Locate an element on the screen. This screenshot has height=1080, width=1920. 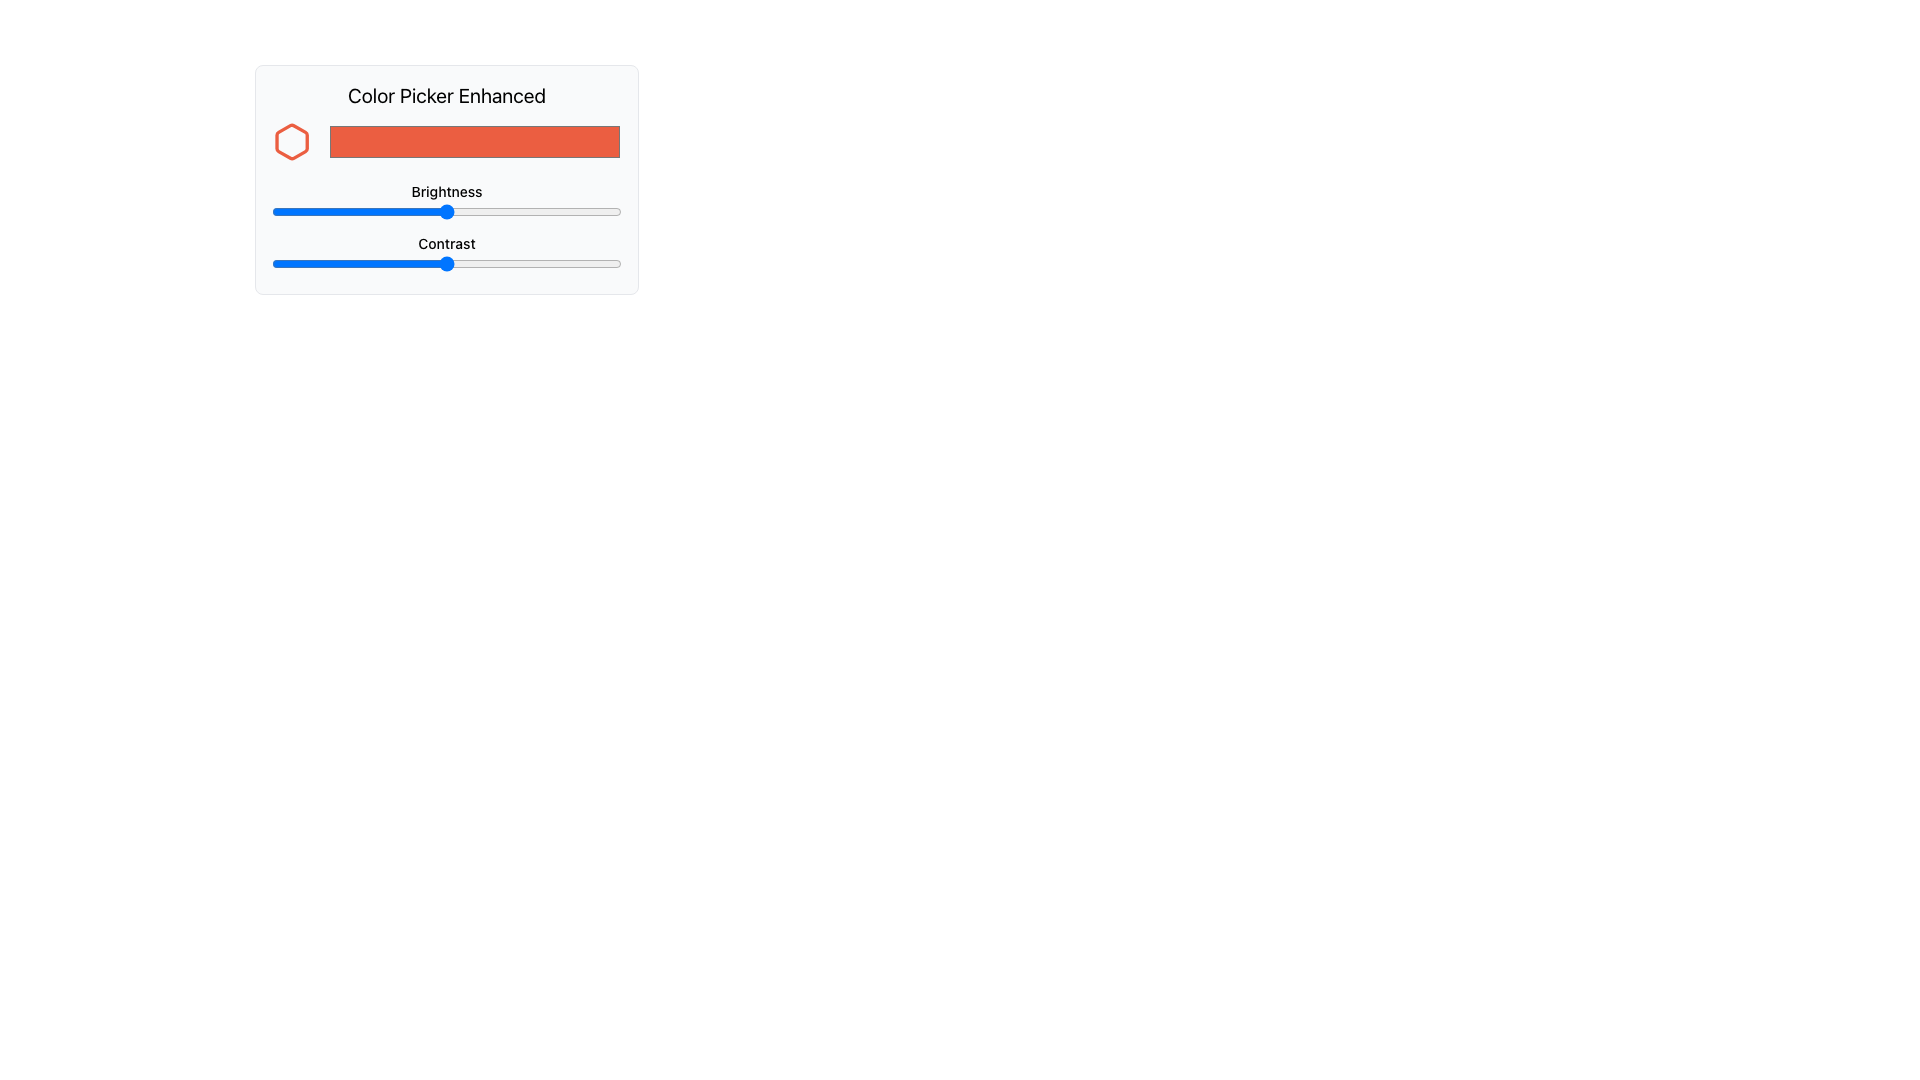
contrast is located at coordinates (509, 262).